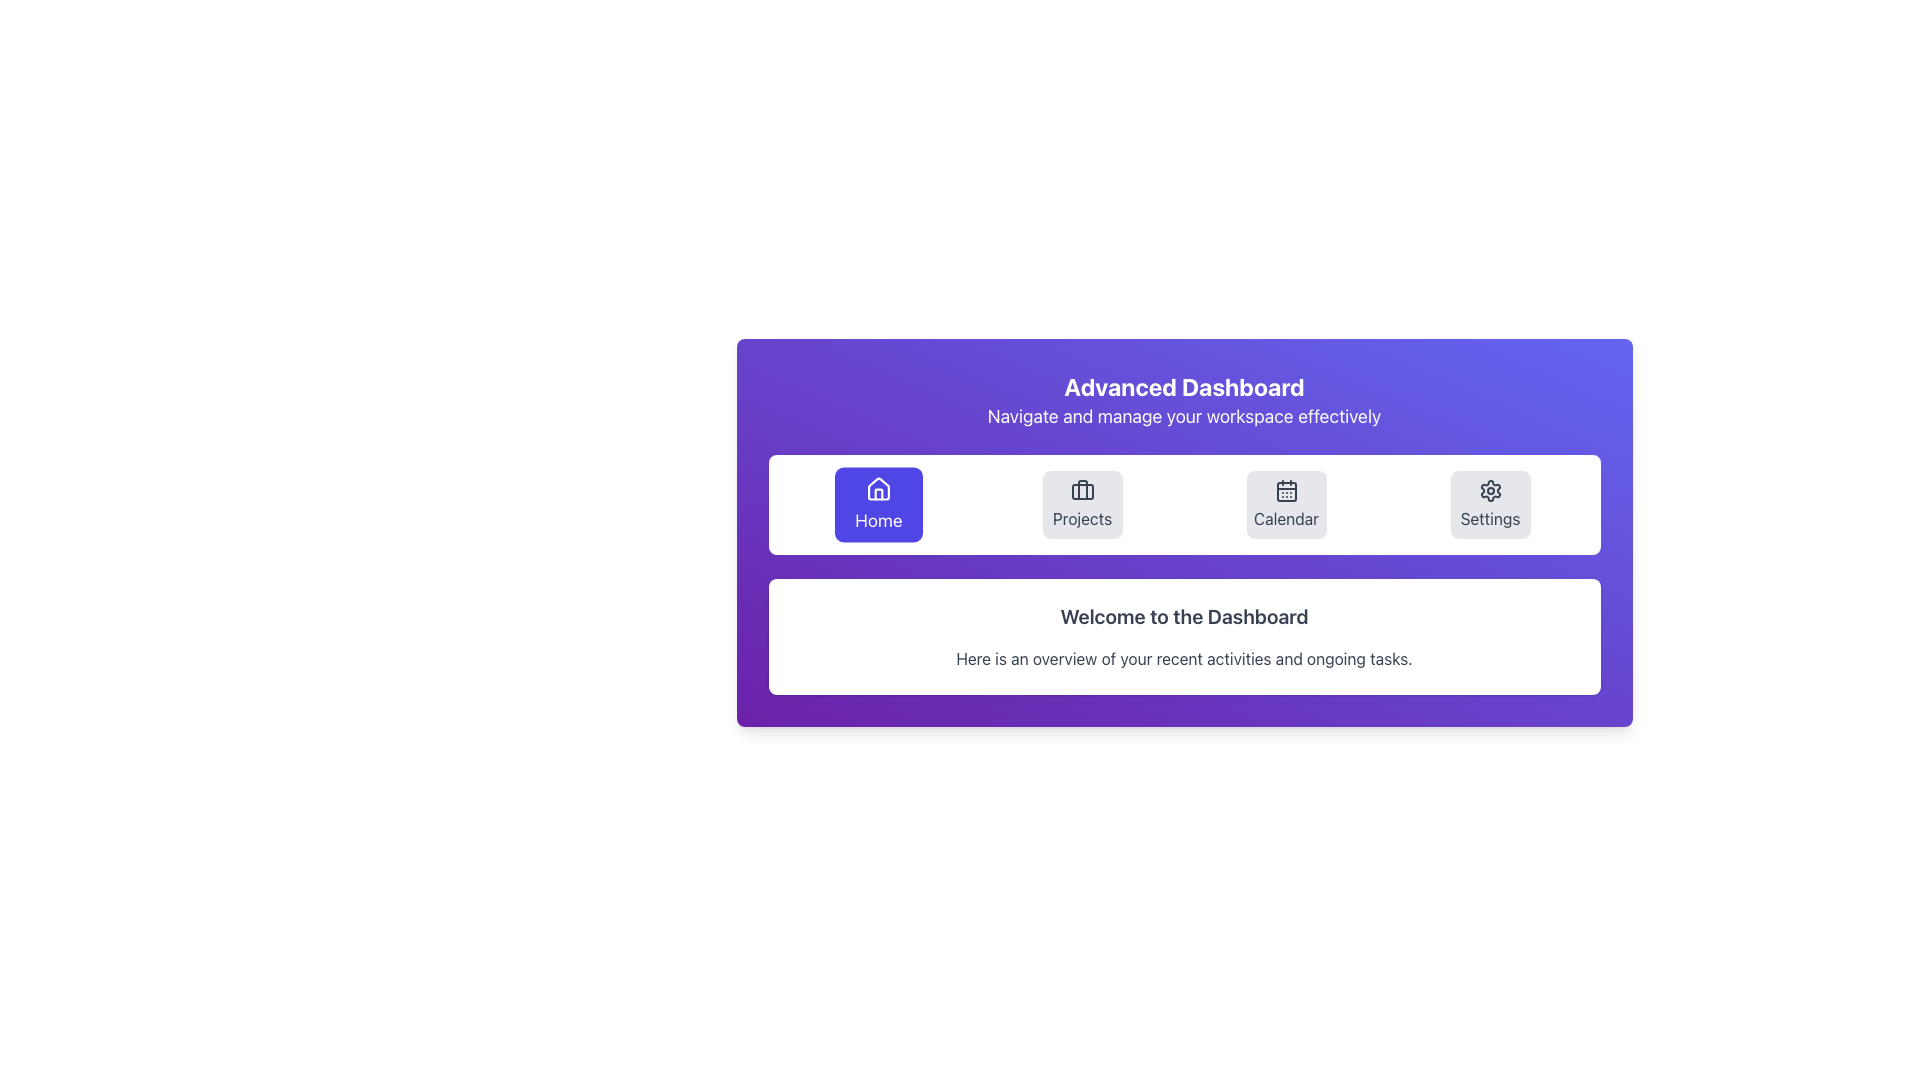 This screenshot has height=1080, width=1920. Describe the element at coordinates (1184, 386) in the screenshot. I see `the Header Text labeled 'Advanced Dashboard', which is bold and prominently displayed at the top of the content area on a purple background` at that location.